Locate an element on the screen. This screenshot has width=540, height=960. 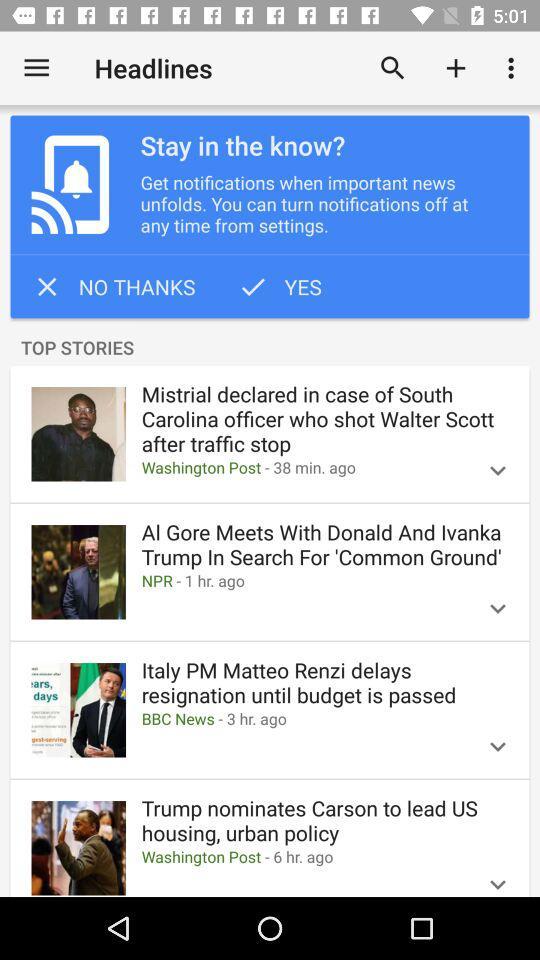
icon above the washington post 6 is located at coordinates (325, 821).